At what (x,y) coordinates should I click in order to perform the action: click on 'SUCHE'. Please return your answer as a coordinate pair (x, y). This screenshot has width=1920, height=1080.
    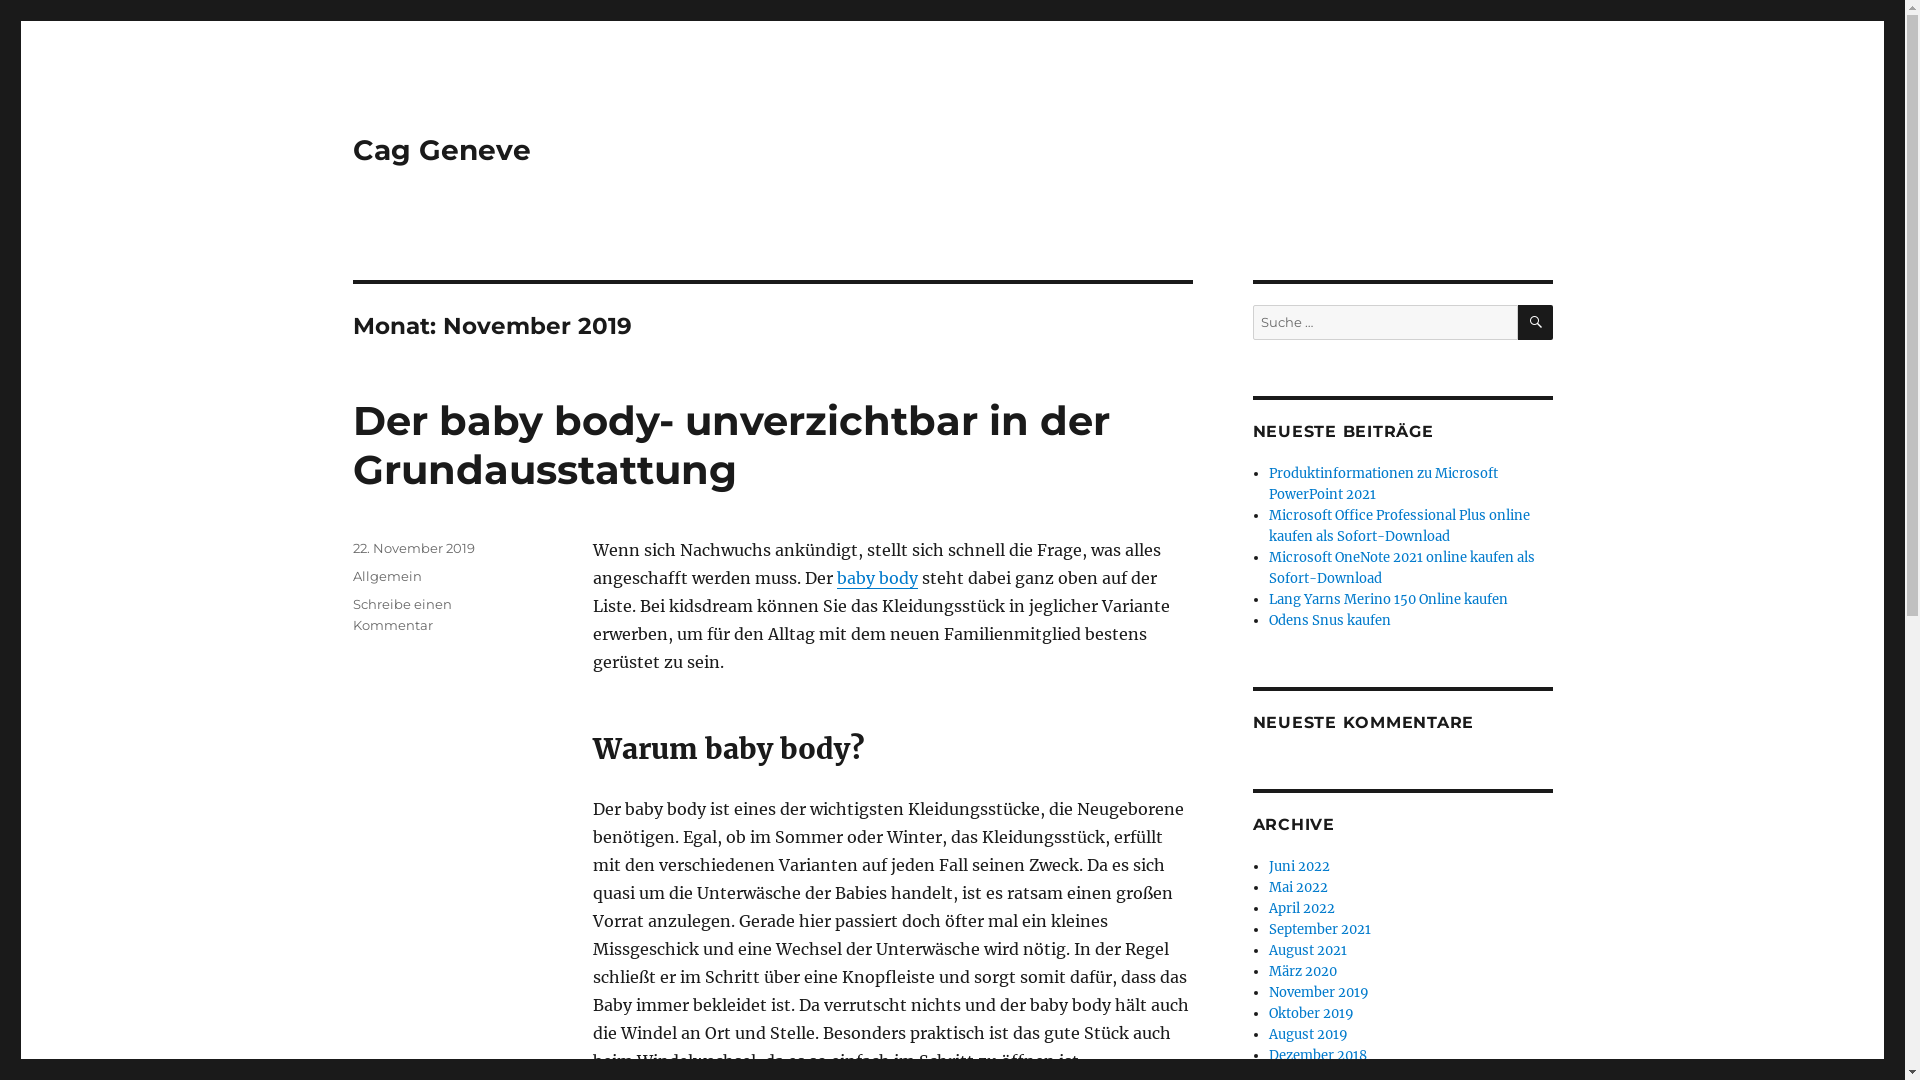
    Looking at the image, I should click on (1534, 321).